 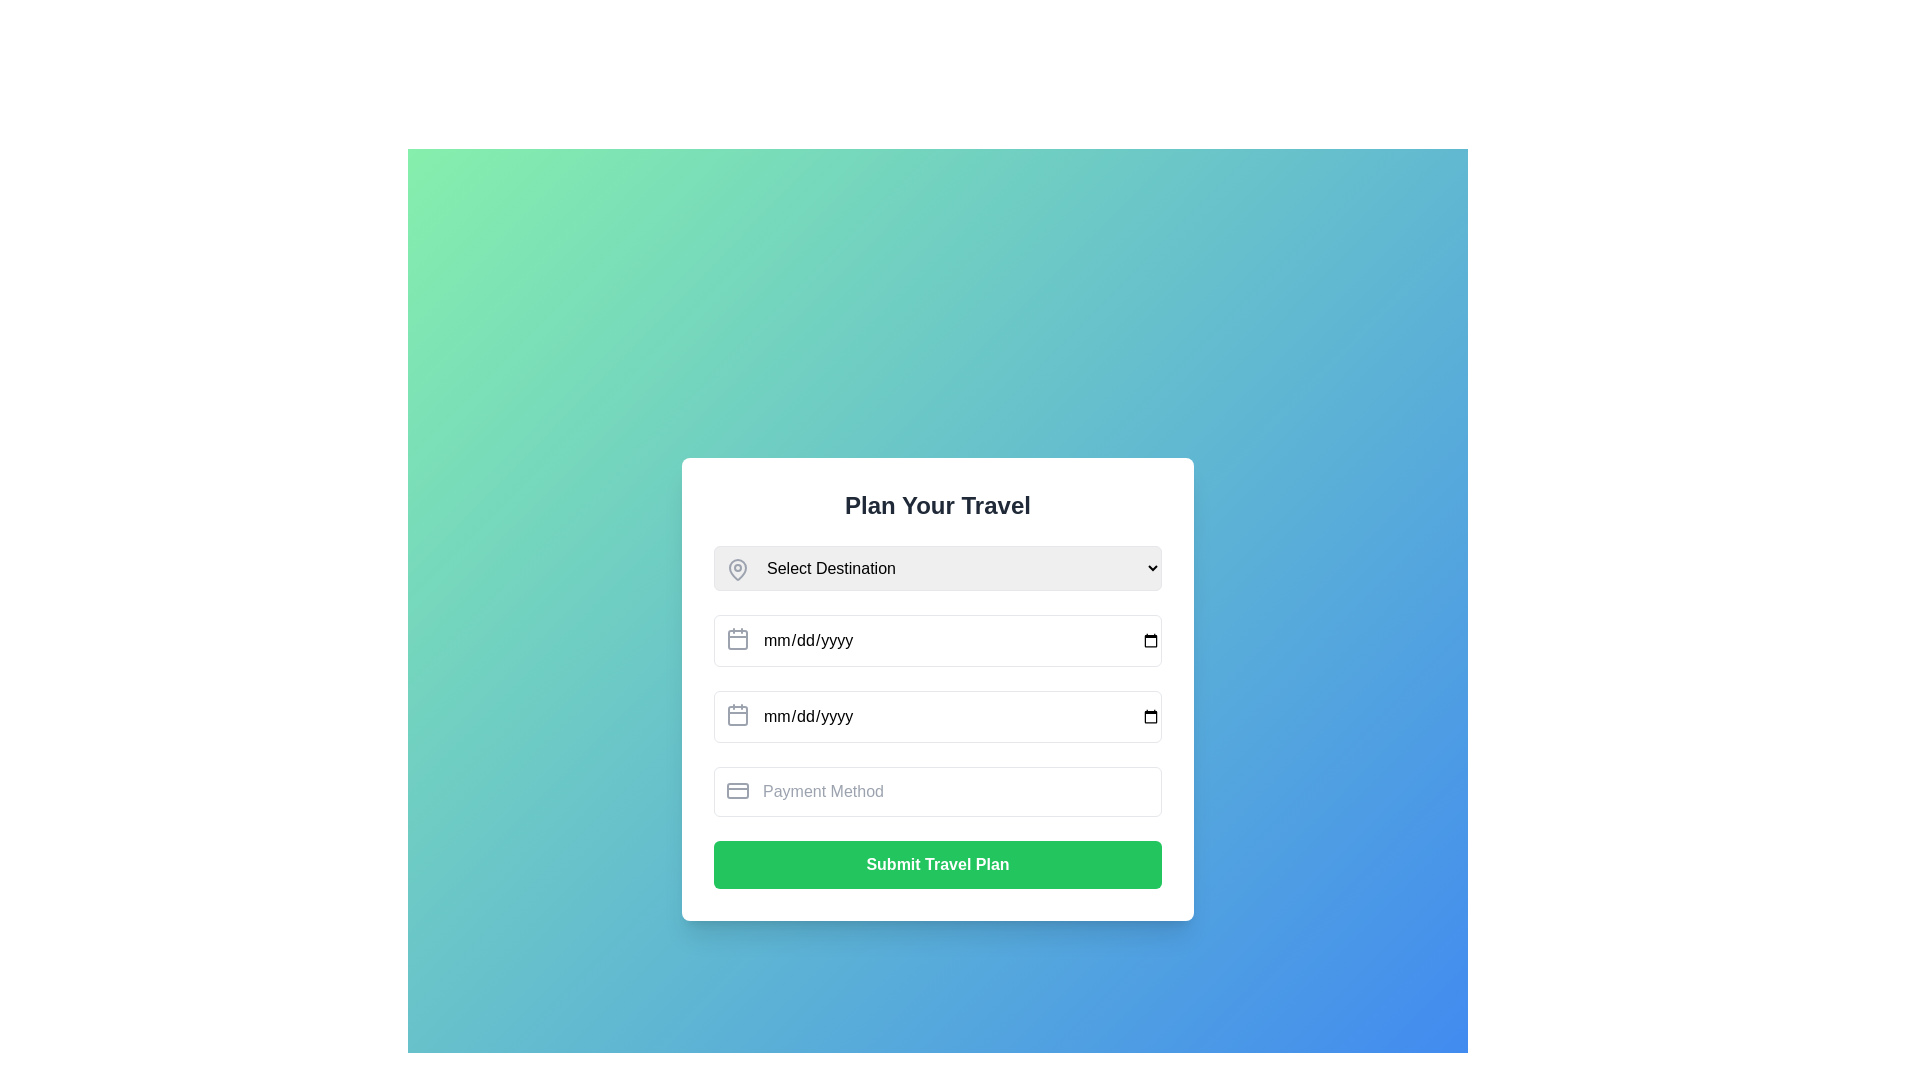 What do you see at coordinates (737, 639) in the screenshot?
I see `the rounded rectangular component of the calendar icon, which is located slightly below the top edge and centered horizontally within the overall icon` at bounding box center [737, 639].